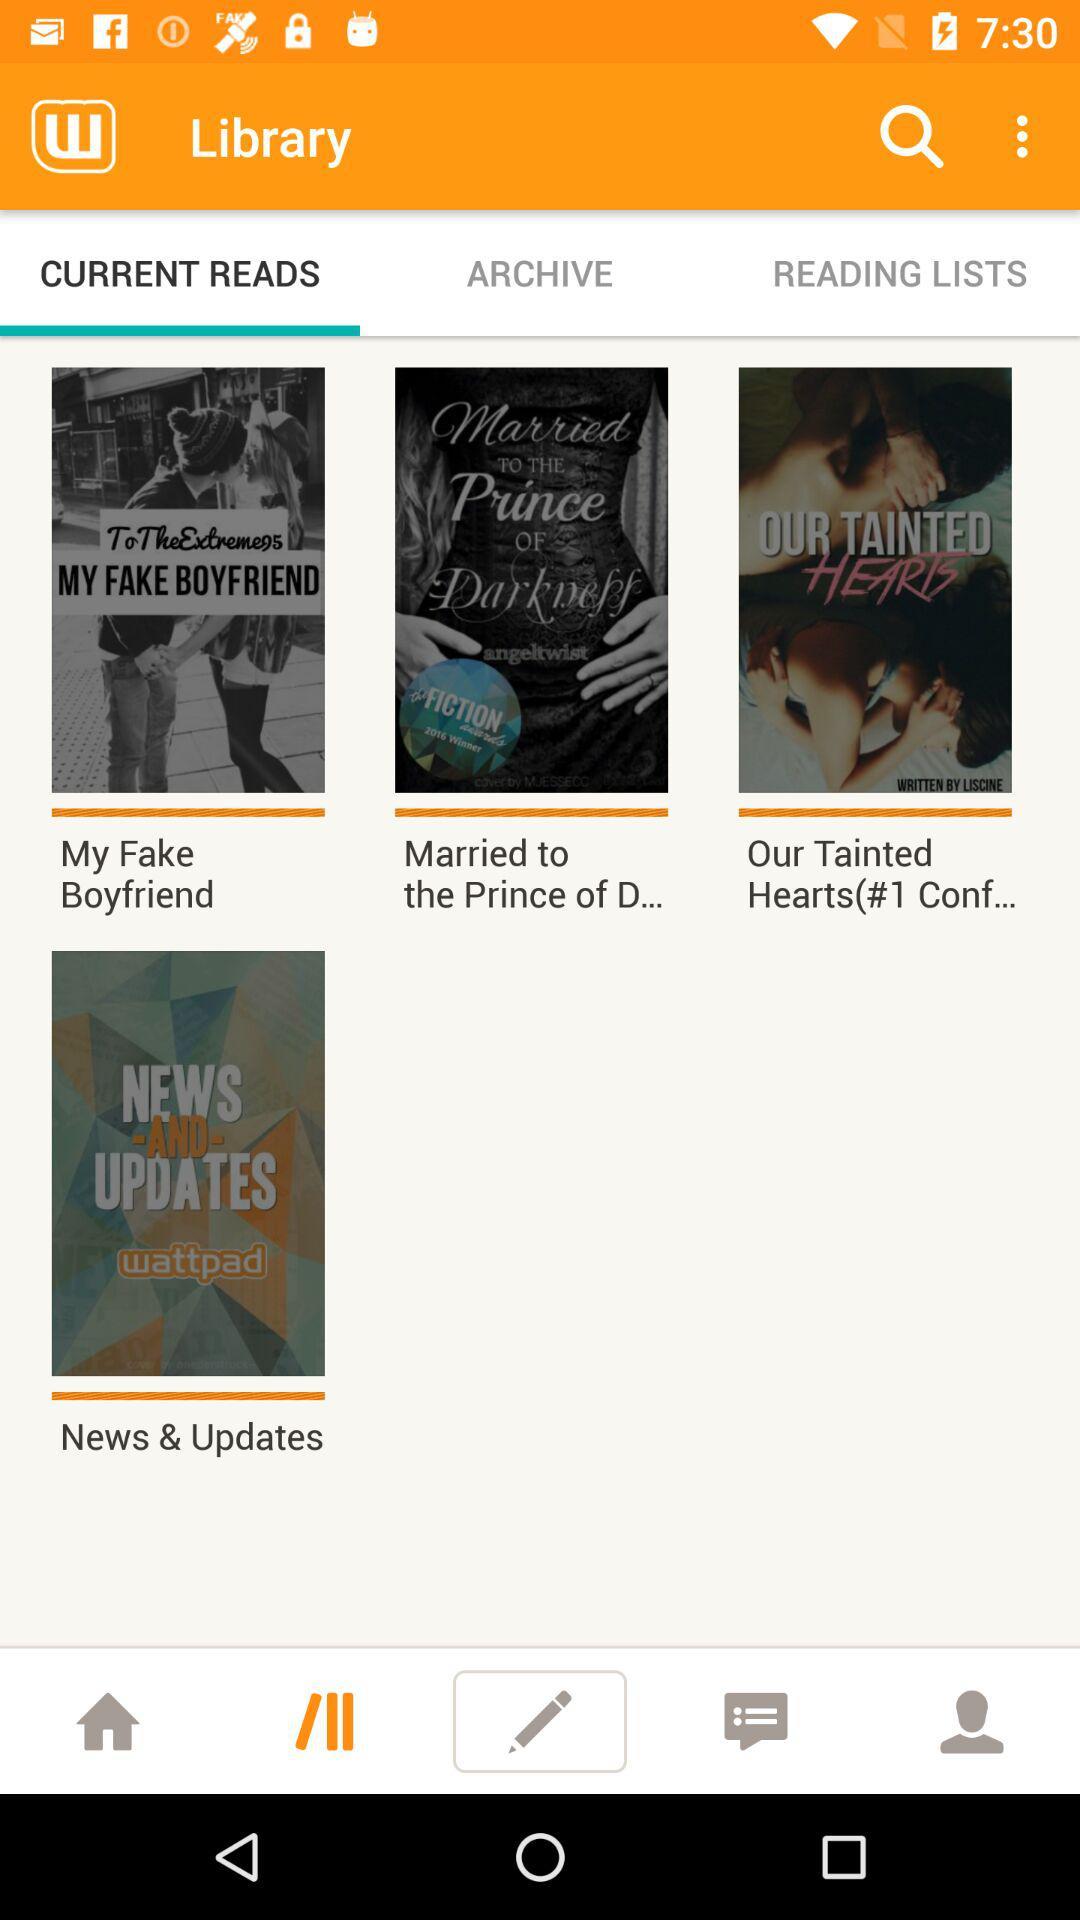  What do you see at coordinates (911, 135) in the screenshot?
I see `icon to the right of archive` at bounding box center [911, 135].